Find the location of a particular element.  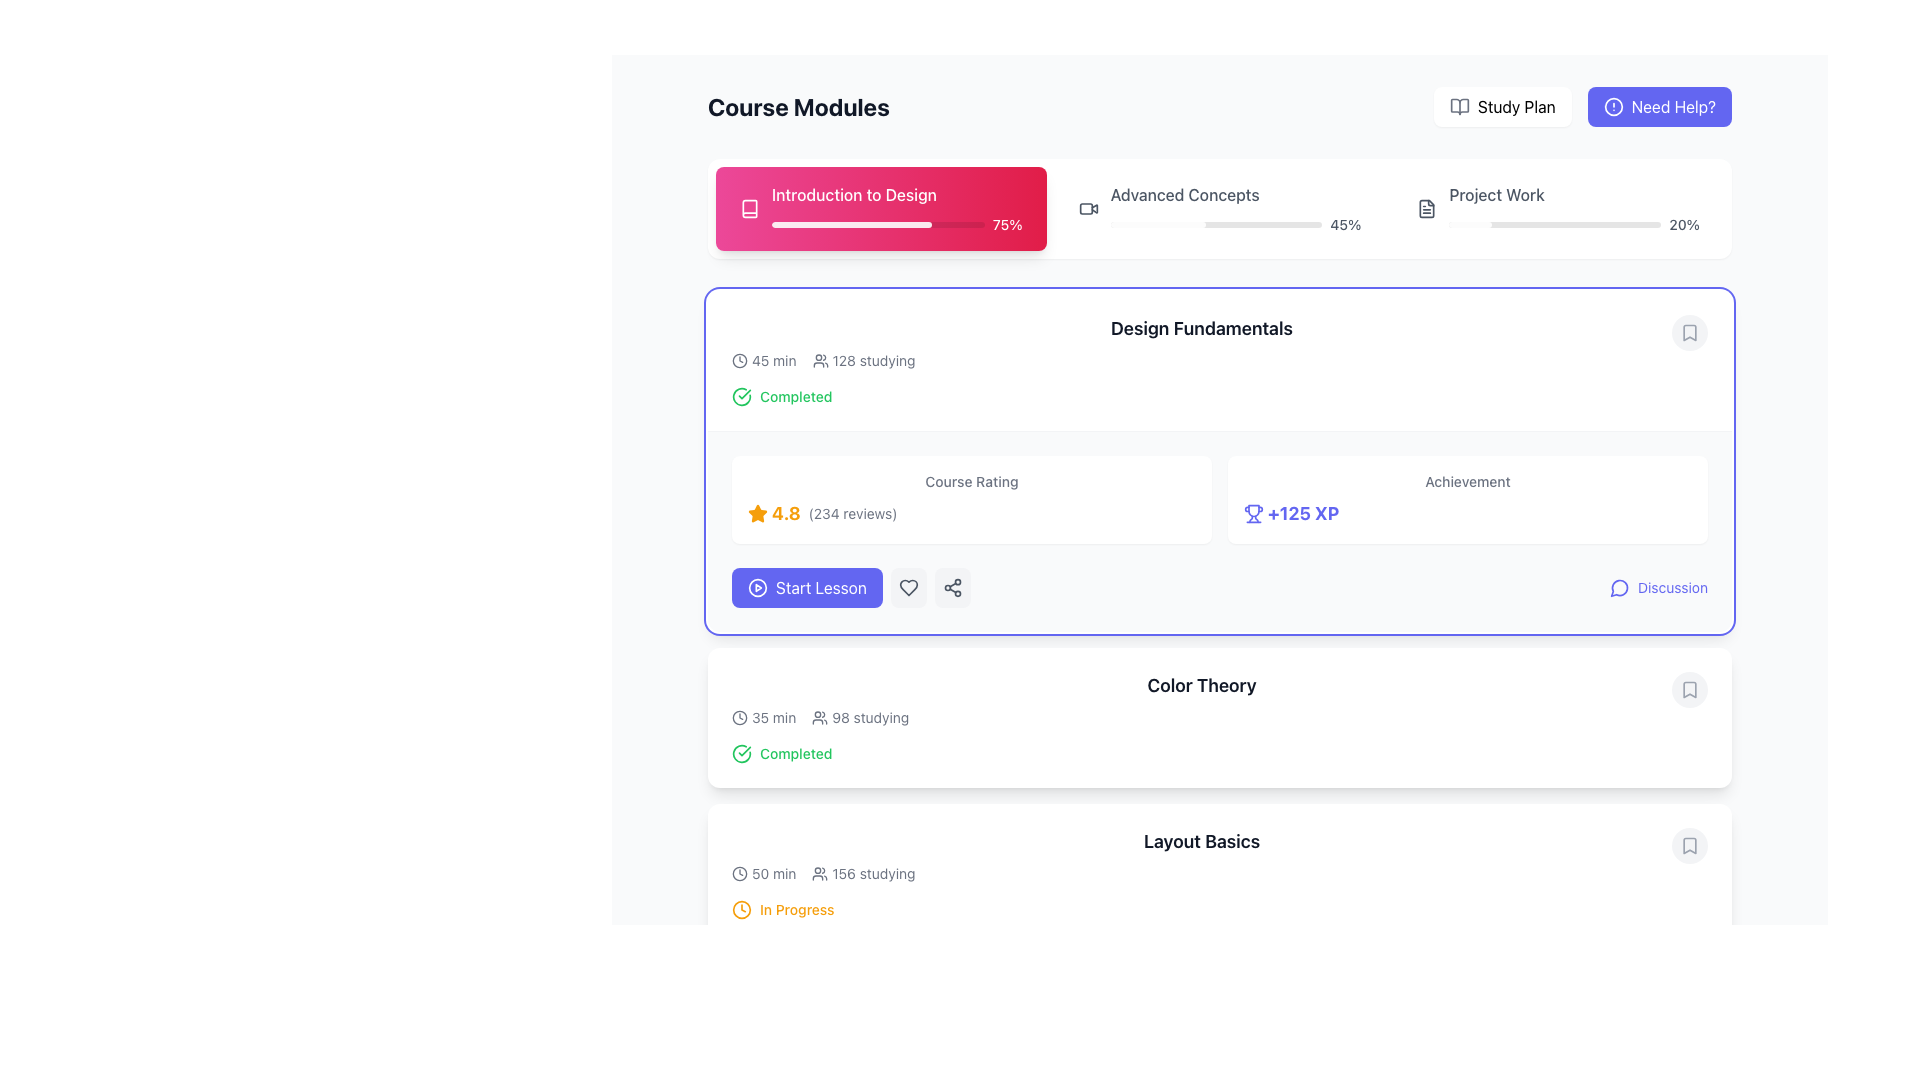

the 'Start Lesson' button, which is a rectangular button with a blue background and white text, located within the 'Design Fundamentals' card is located at coordinates (821, 586).